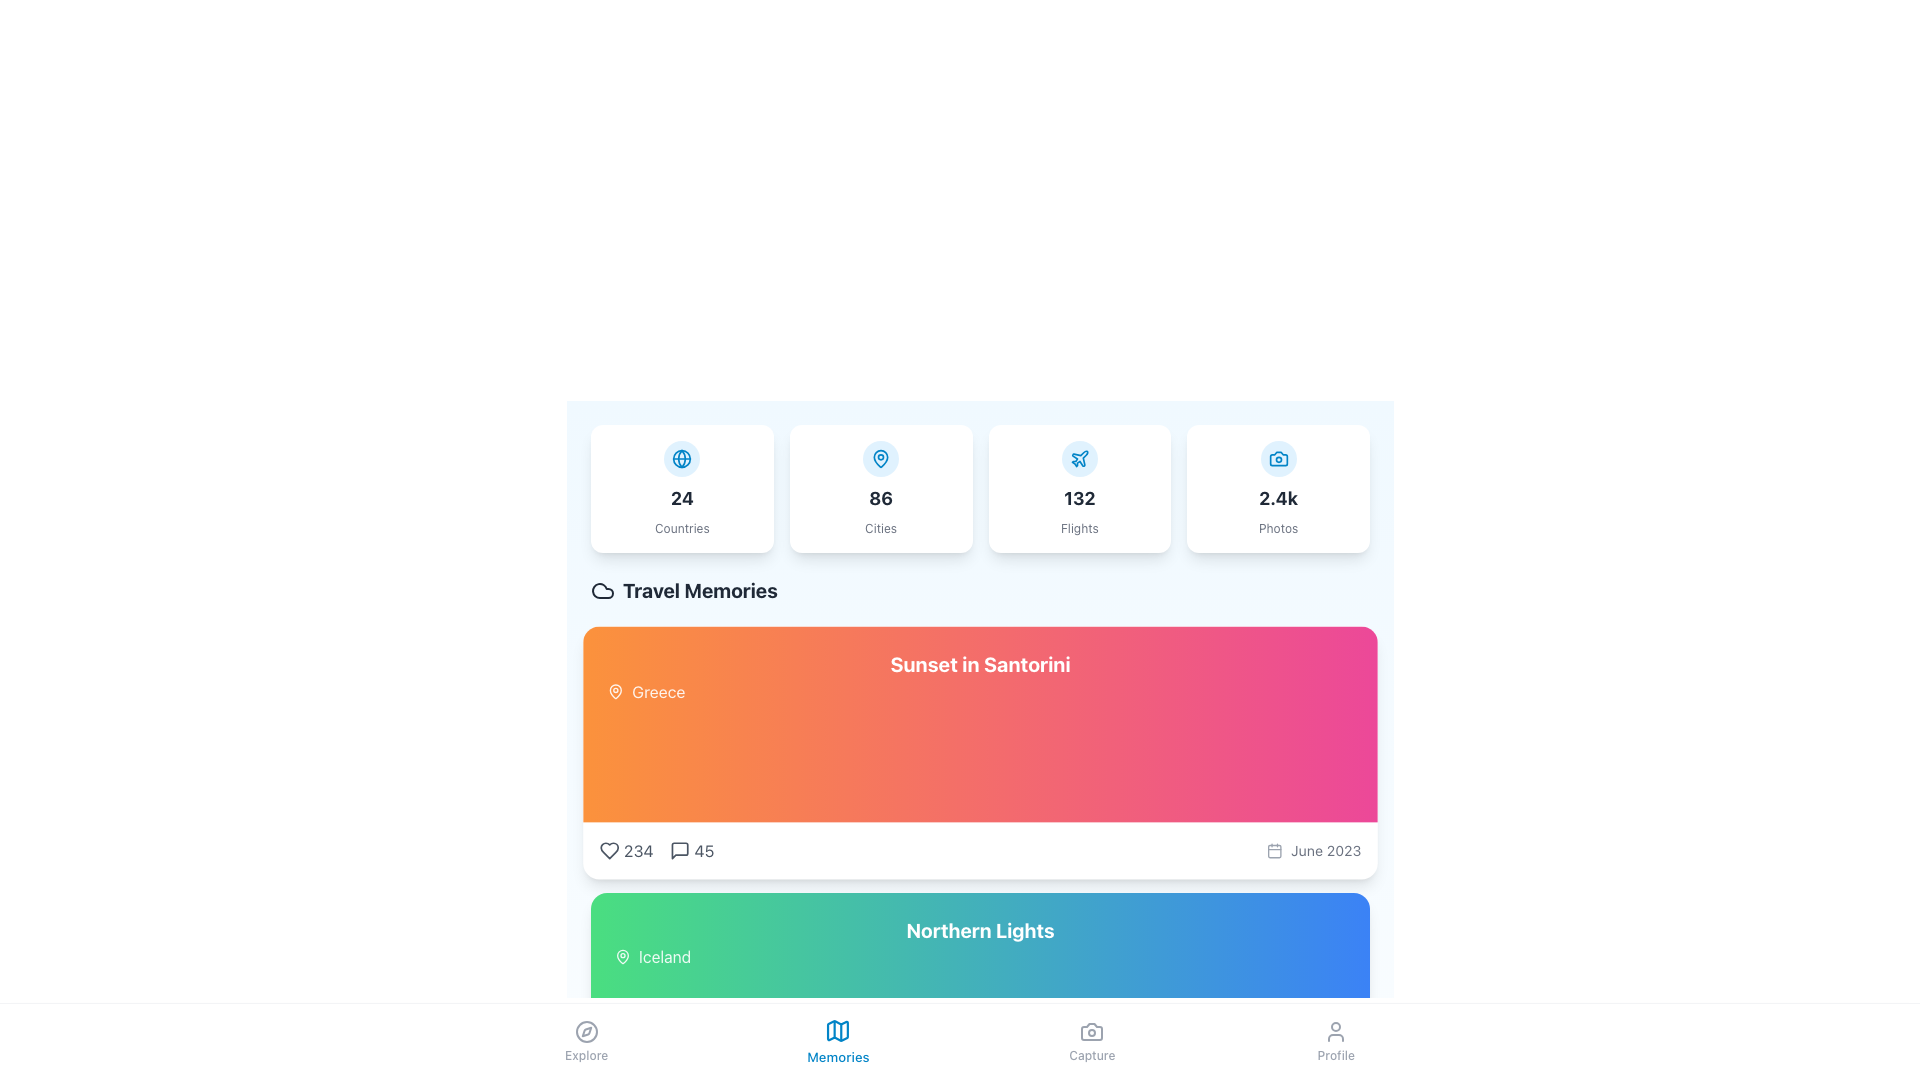 The width and height of the screenshot is (1920, 1080). Describe the element at coordinates (608, 850) in the screenshot. I see `the 'like' icon button for the 'Sunset in Santorini' memory card` at that location.